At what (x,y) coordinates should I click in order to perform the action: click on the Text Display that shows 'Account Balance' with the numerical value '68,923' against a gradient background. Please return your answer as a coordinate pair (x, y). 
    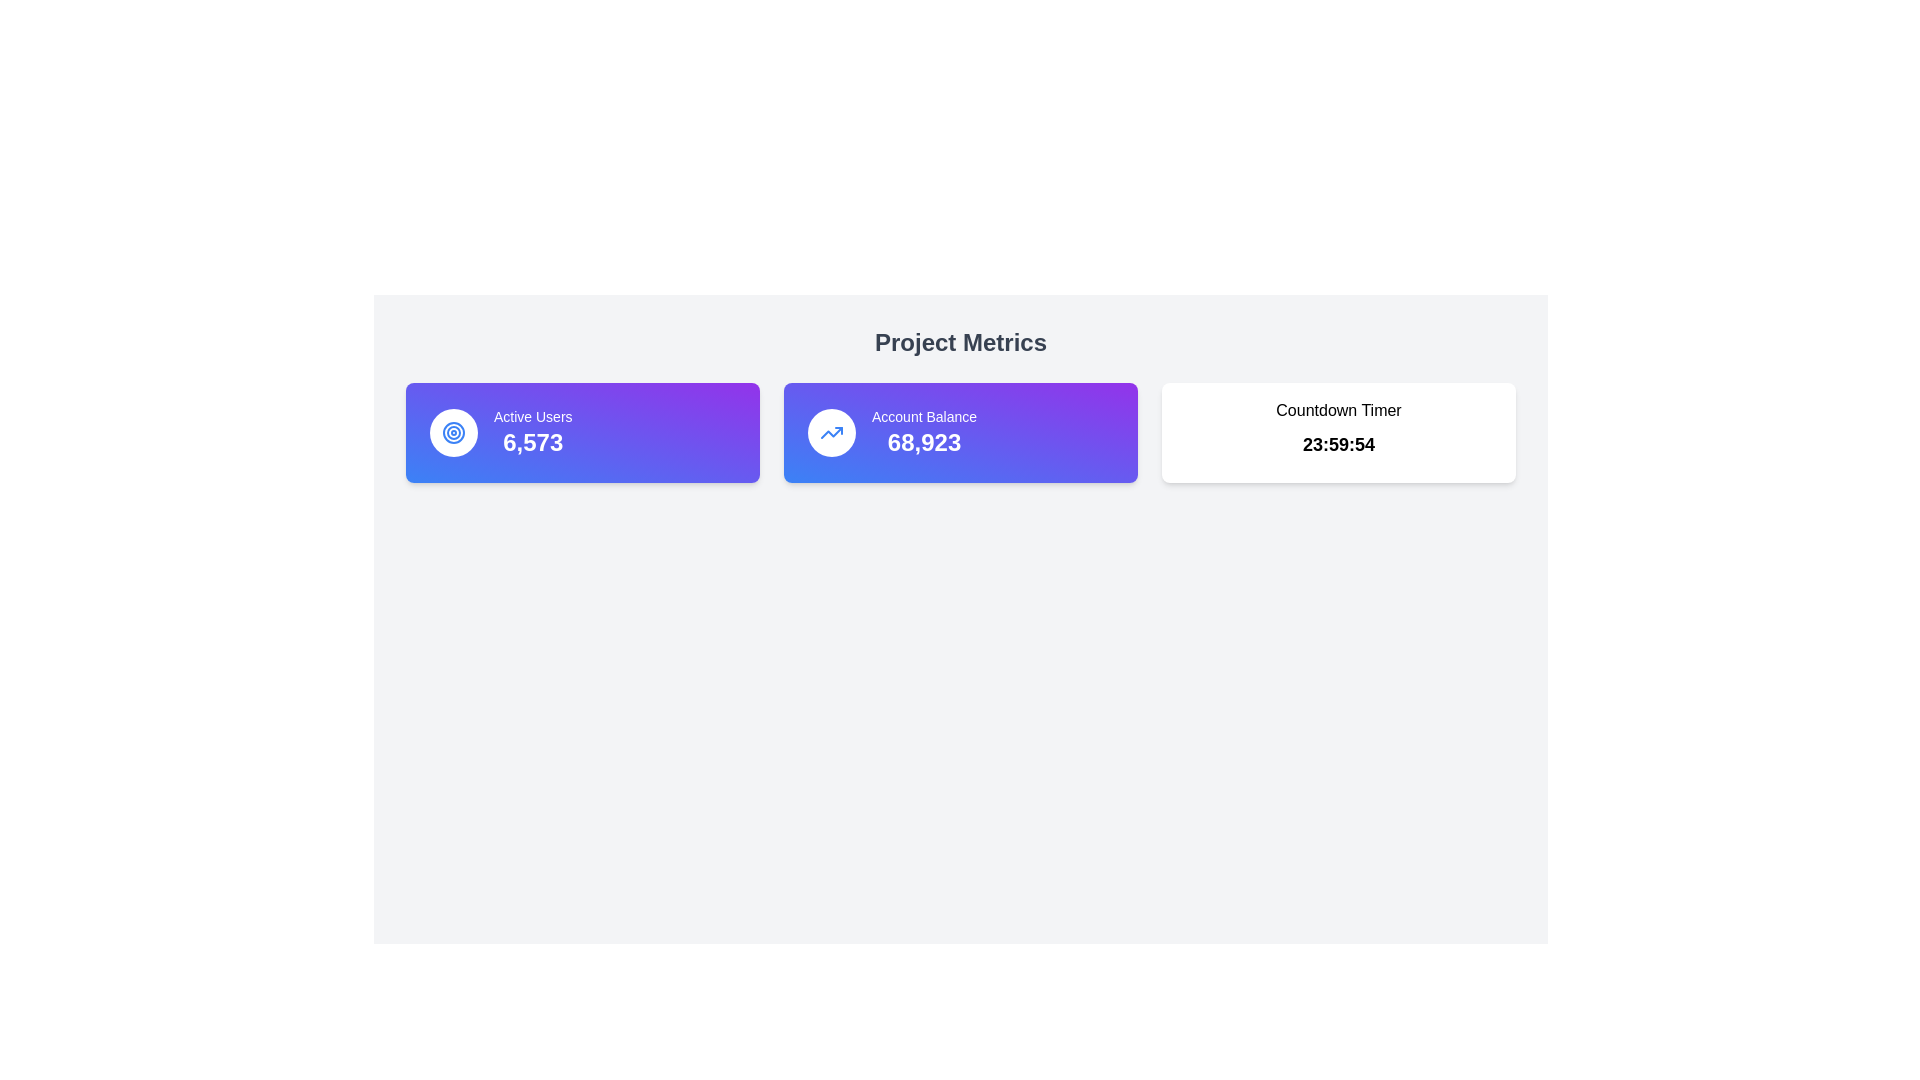
    Looking at the image, I should click on (923, 431).